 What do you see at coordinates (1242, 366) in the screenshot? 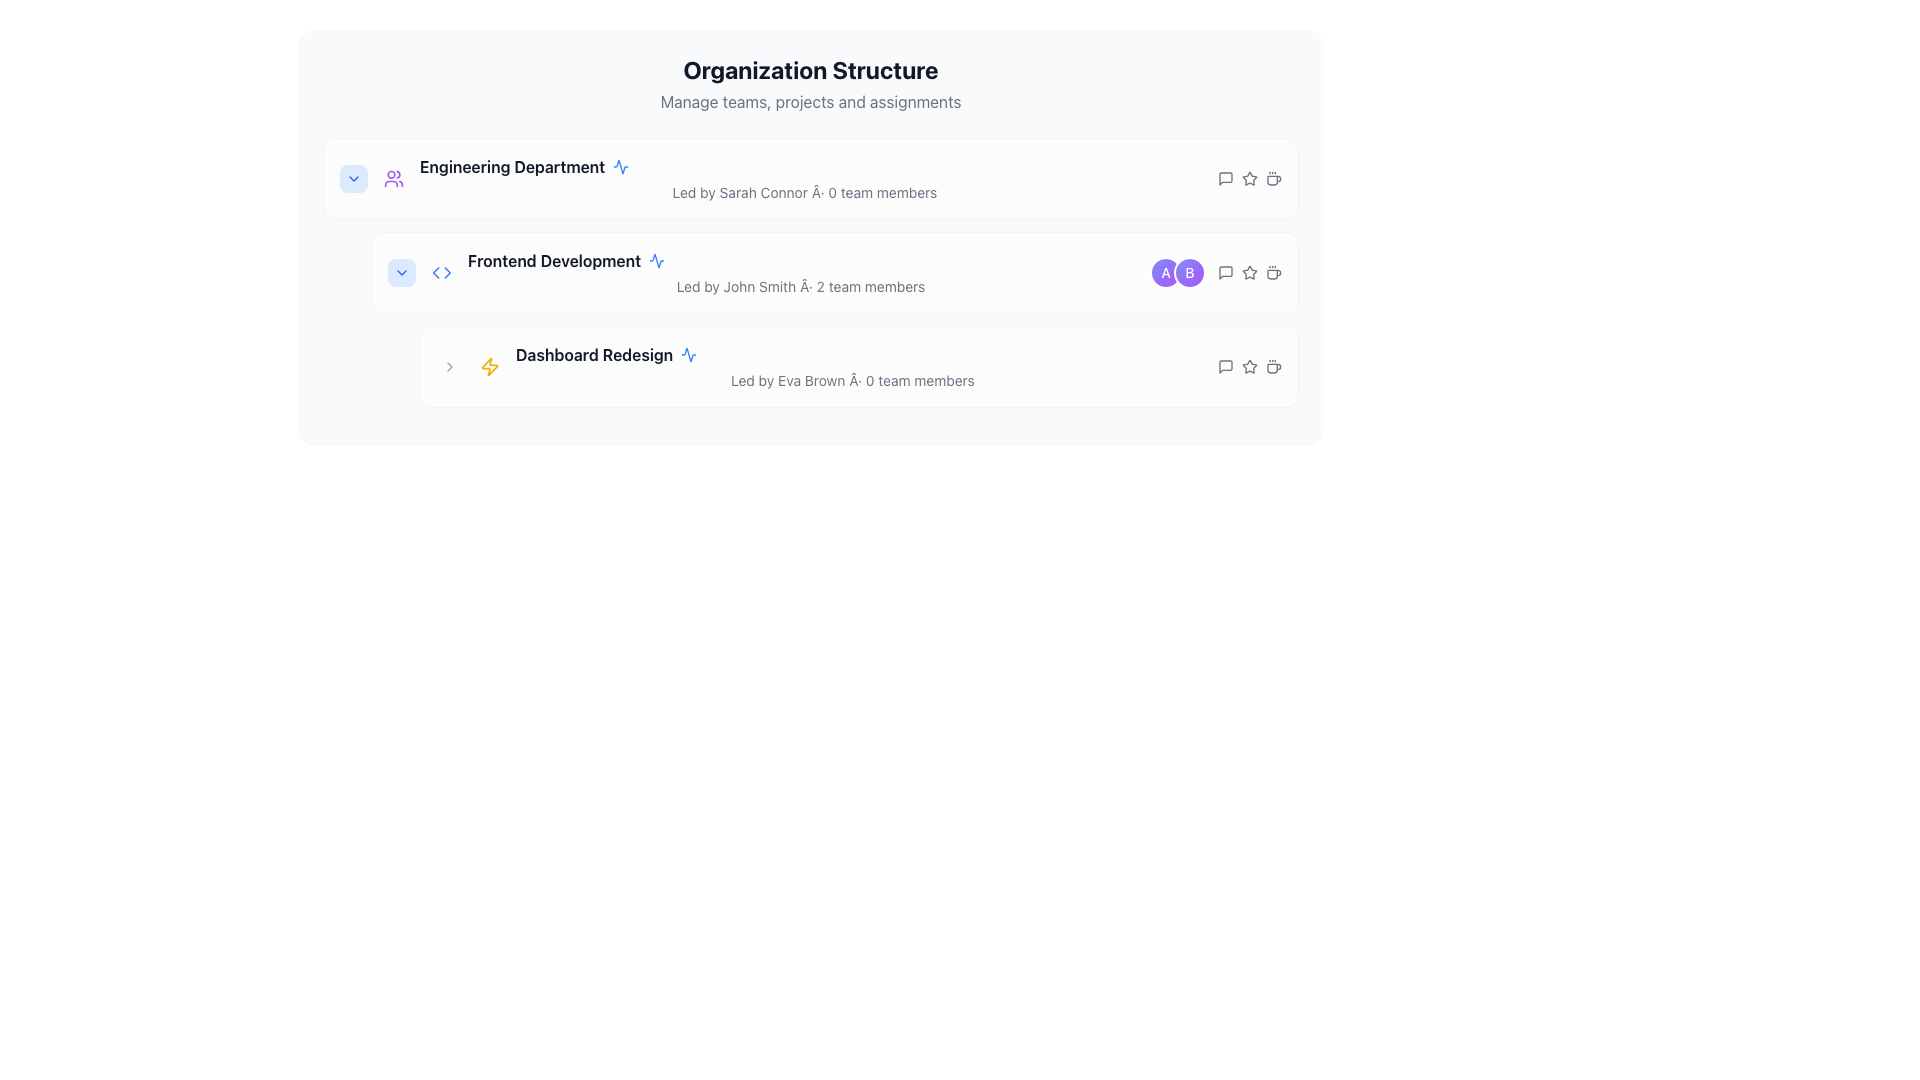
I see `the third star icon` at bounding box center [1242, 366].